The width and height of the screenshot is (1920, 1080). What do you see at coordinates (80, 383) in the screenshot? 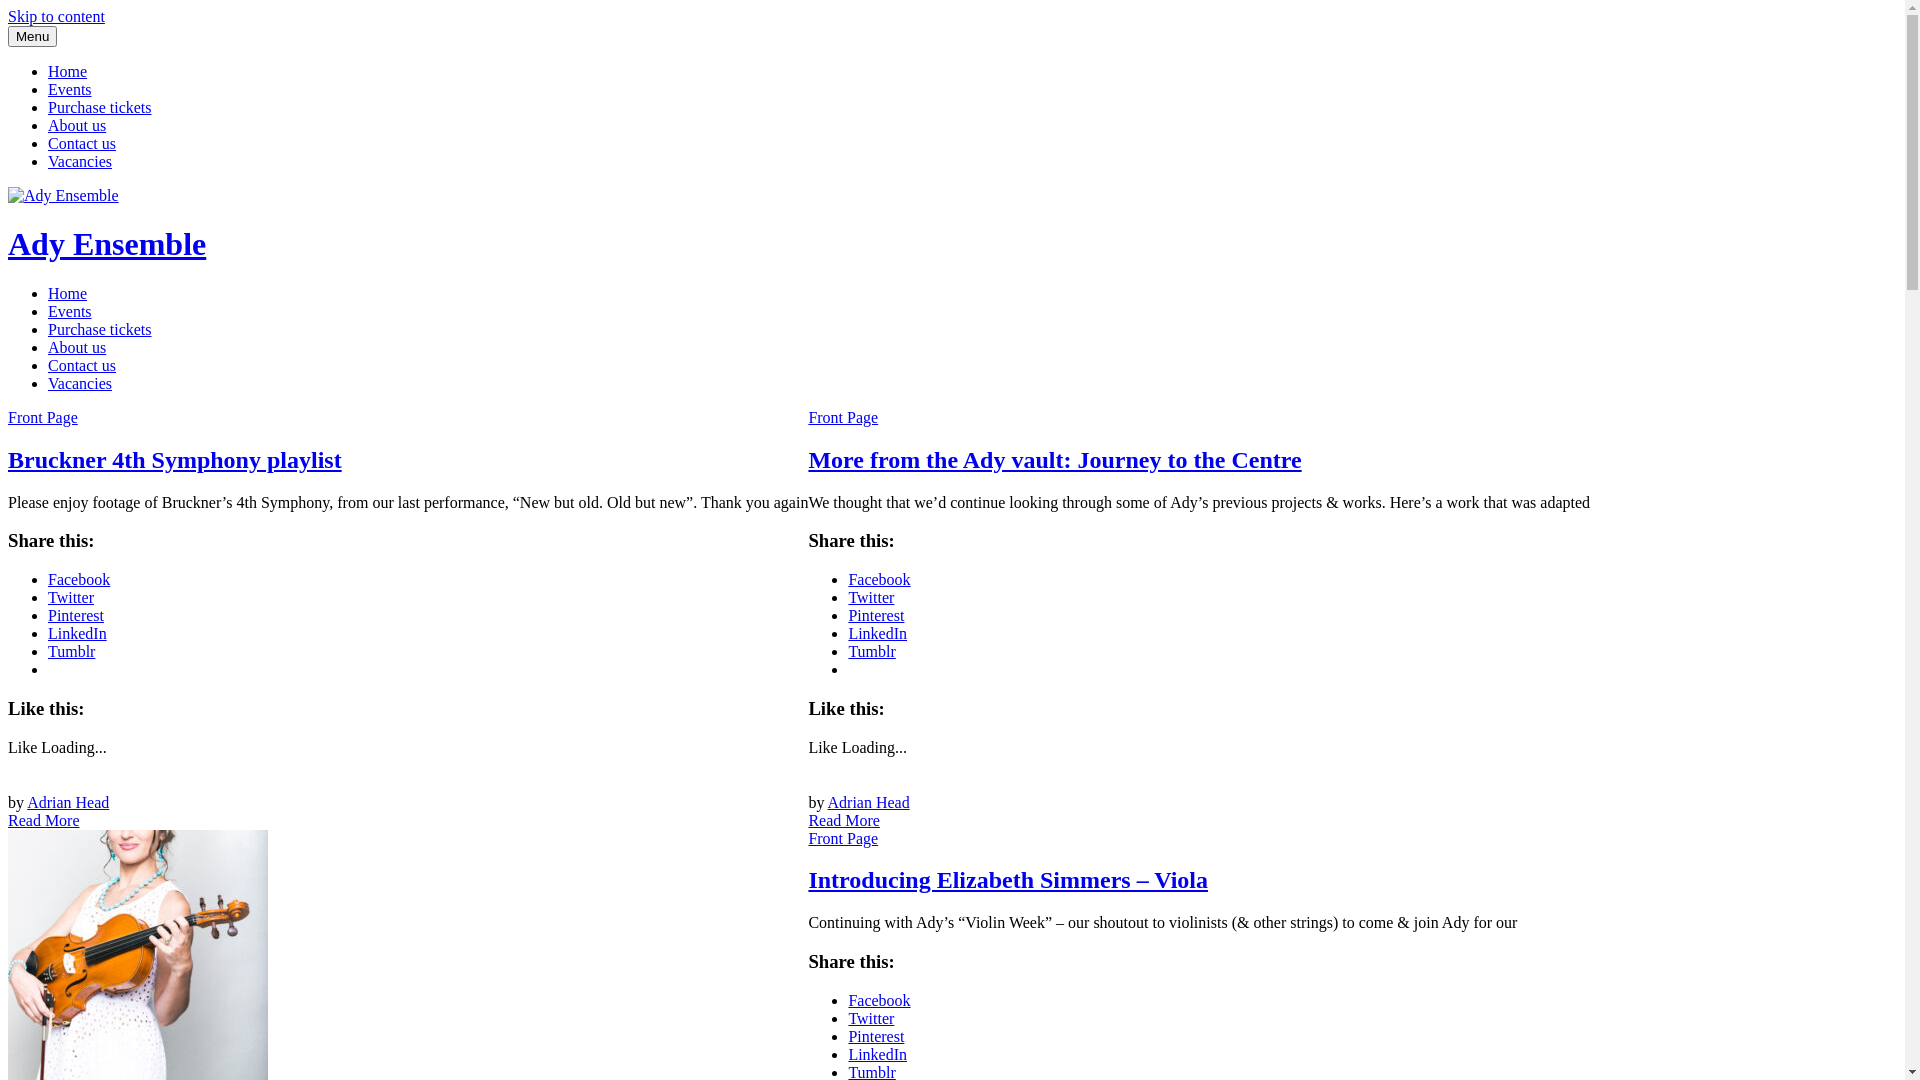
I see `'Vacancies'` at bounding box center [80, 383].